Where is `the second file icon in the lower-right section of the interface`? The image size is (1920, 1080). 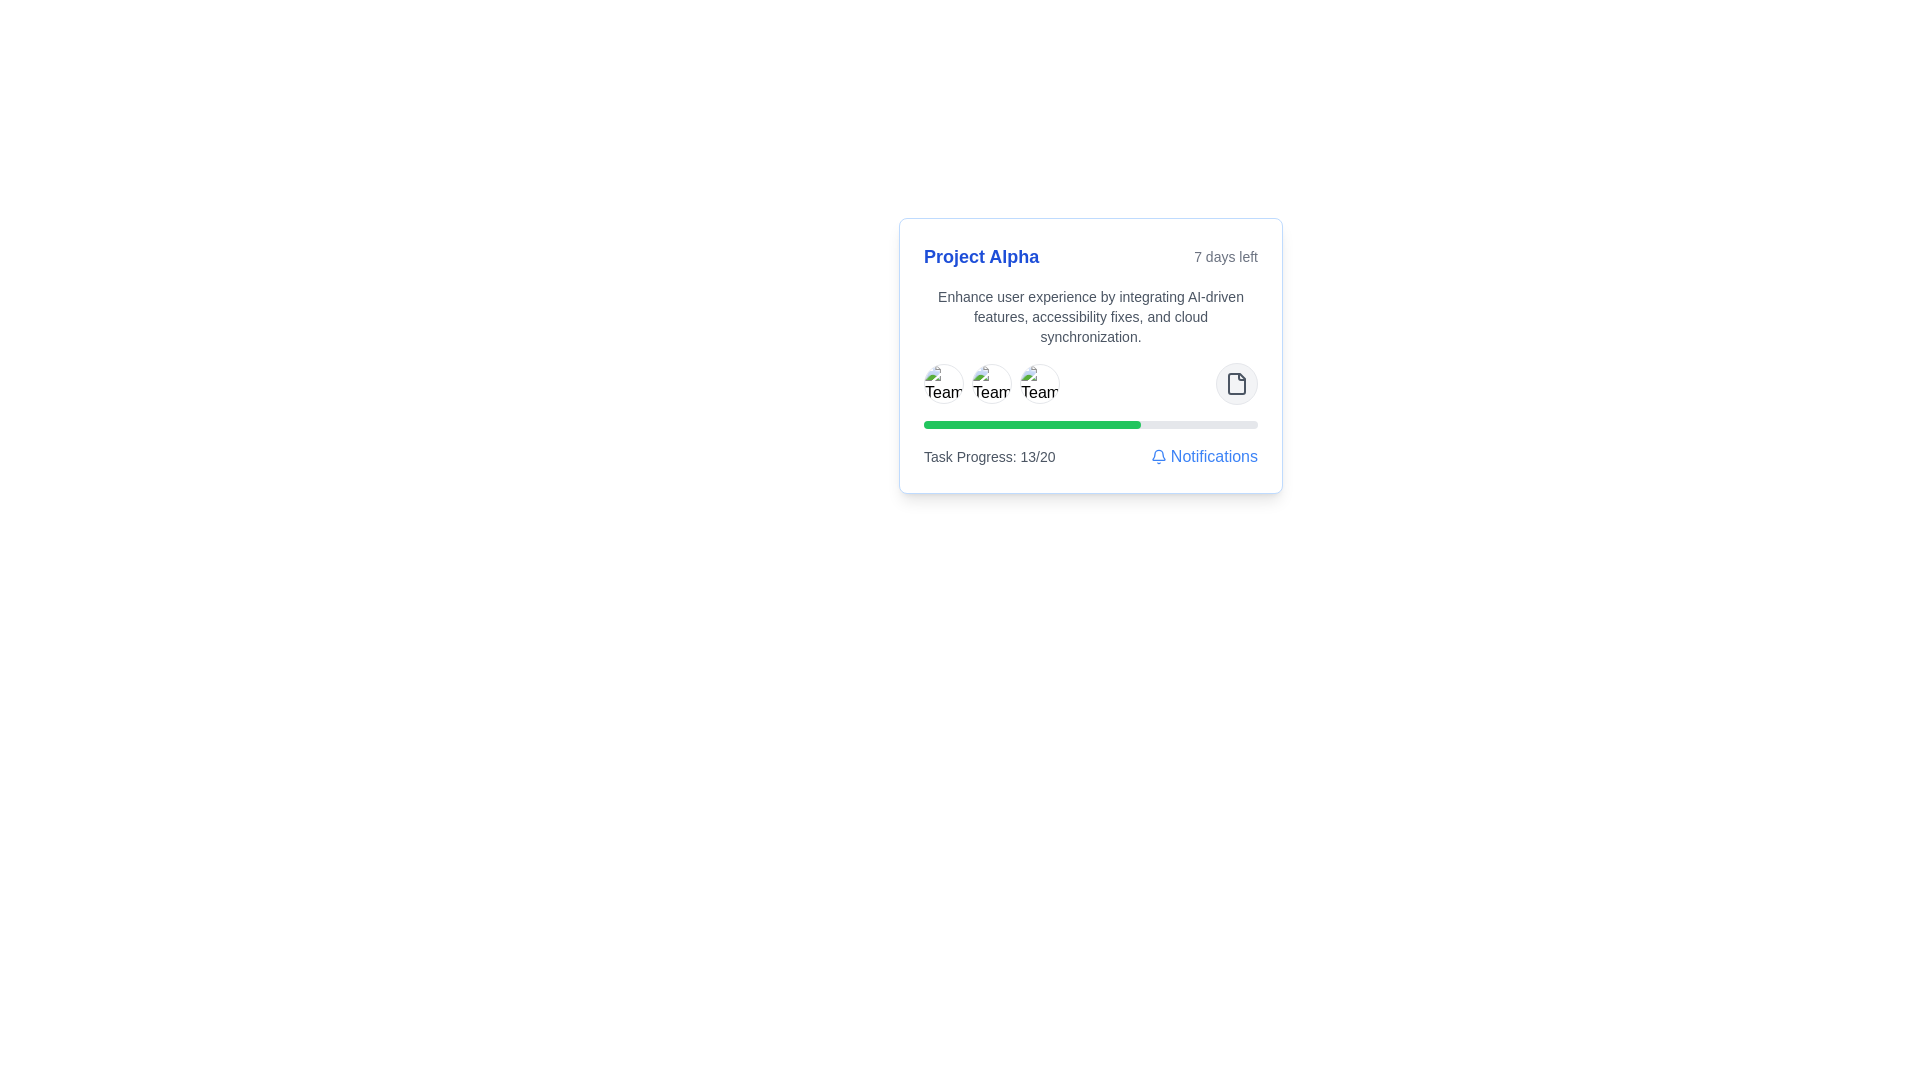 the second file icon in the lower-right section of the interface is located at coordinates (1236, 384).